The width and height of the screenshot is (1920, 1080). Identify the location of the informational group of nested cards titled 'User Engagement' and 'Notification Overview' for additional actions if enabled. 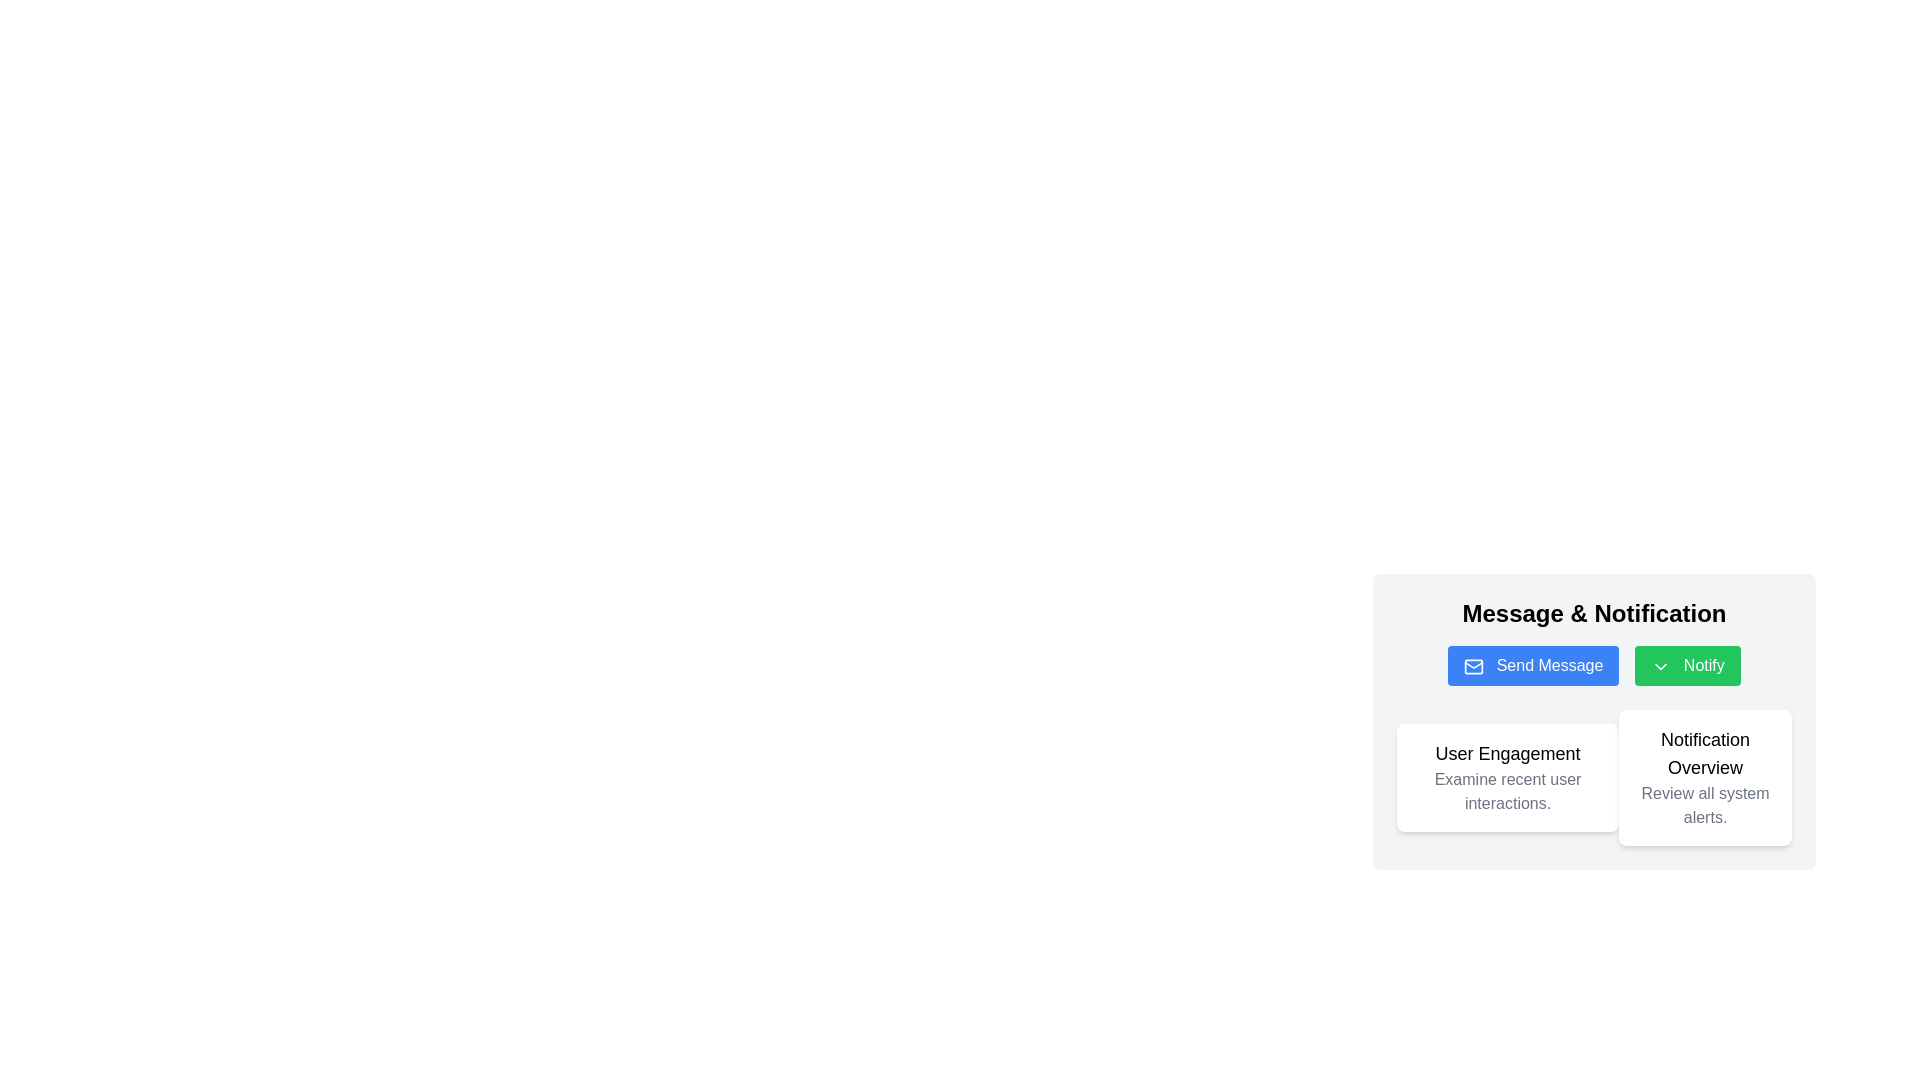
(1593, 777).